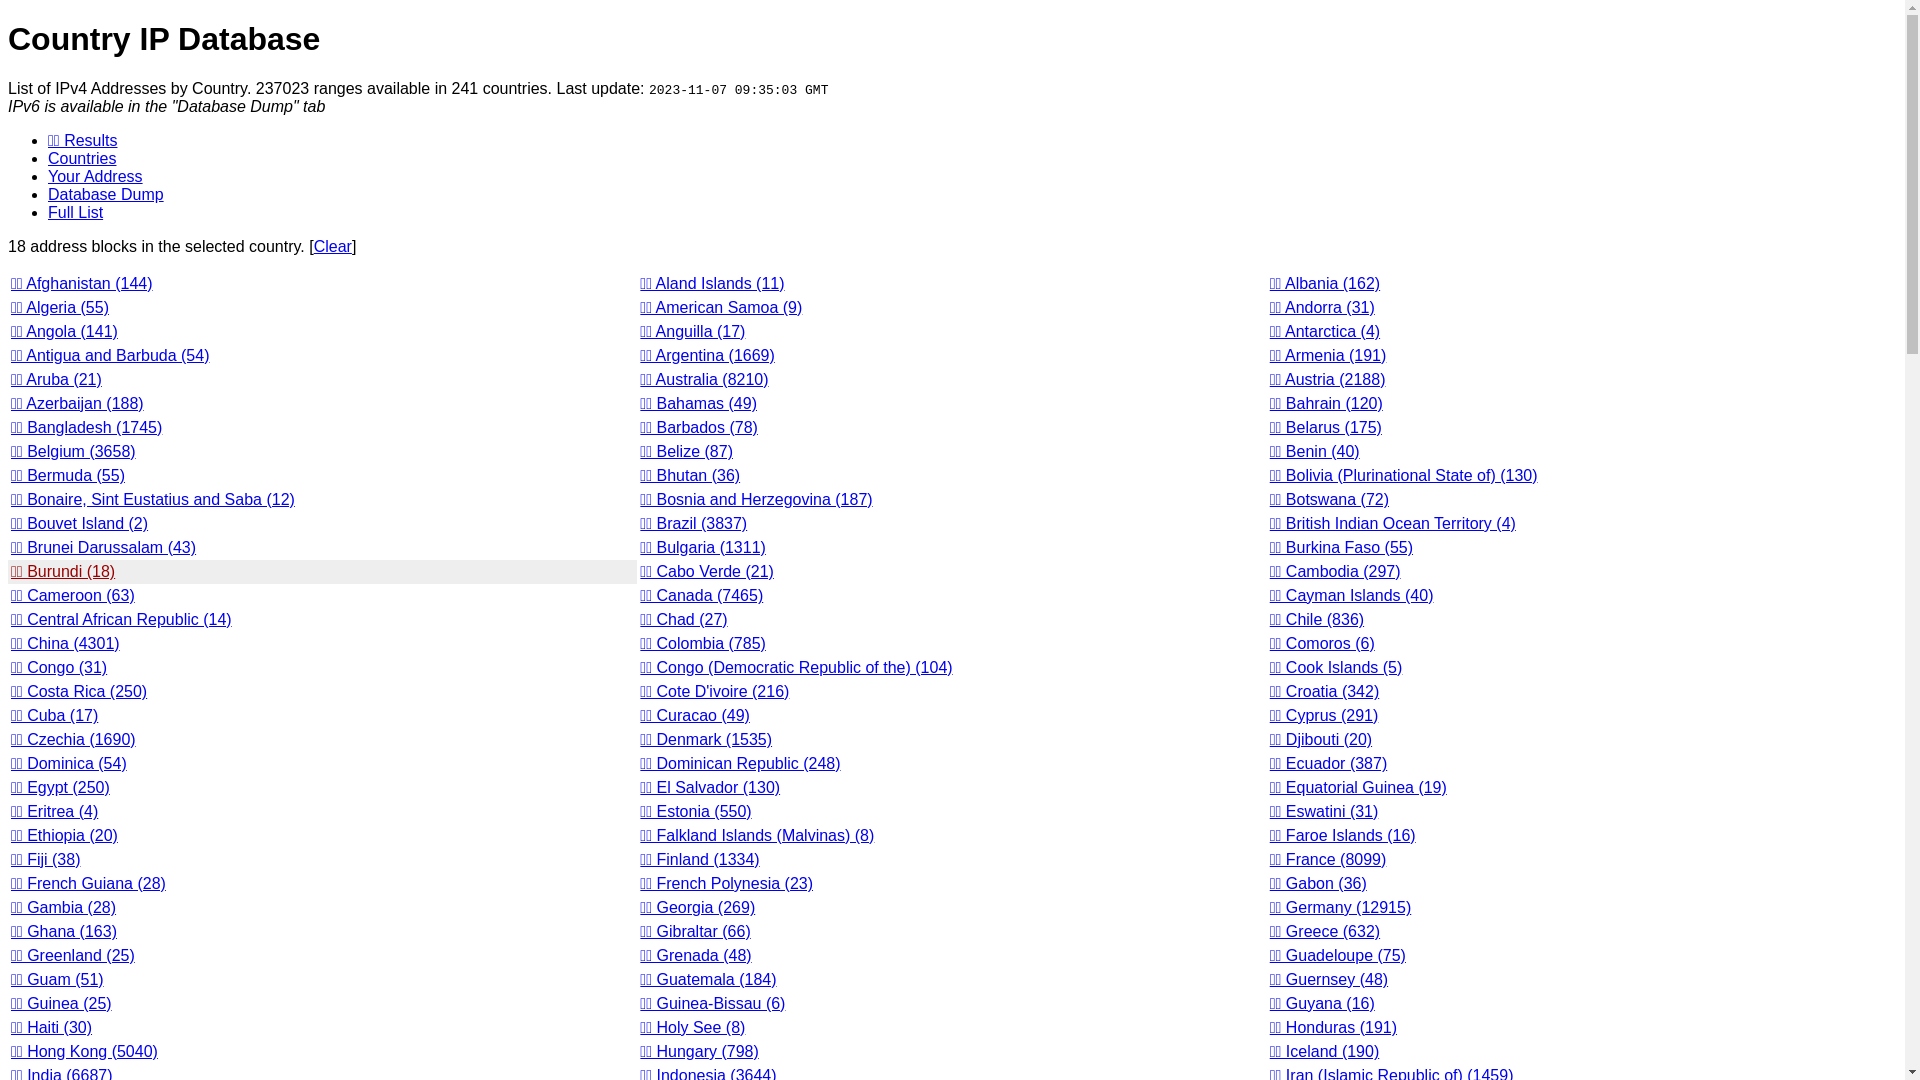 The height and width of the screenshot is (1080, 1920). What do you see at coordinates (104, 194) in the screenshot?
I see `'Database Dump'` at bounding box center [104, 194].